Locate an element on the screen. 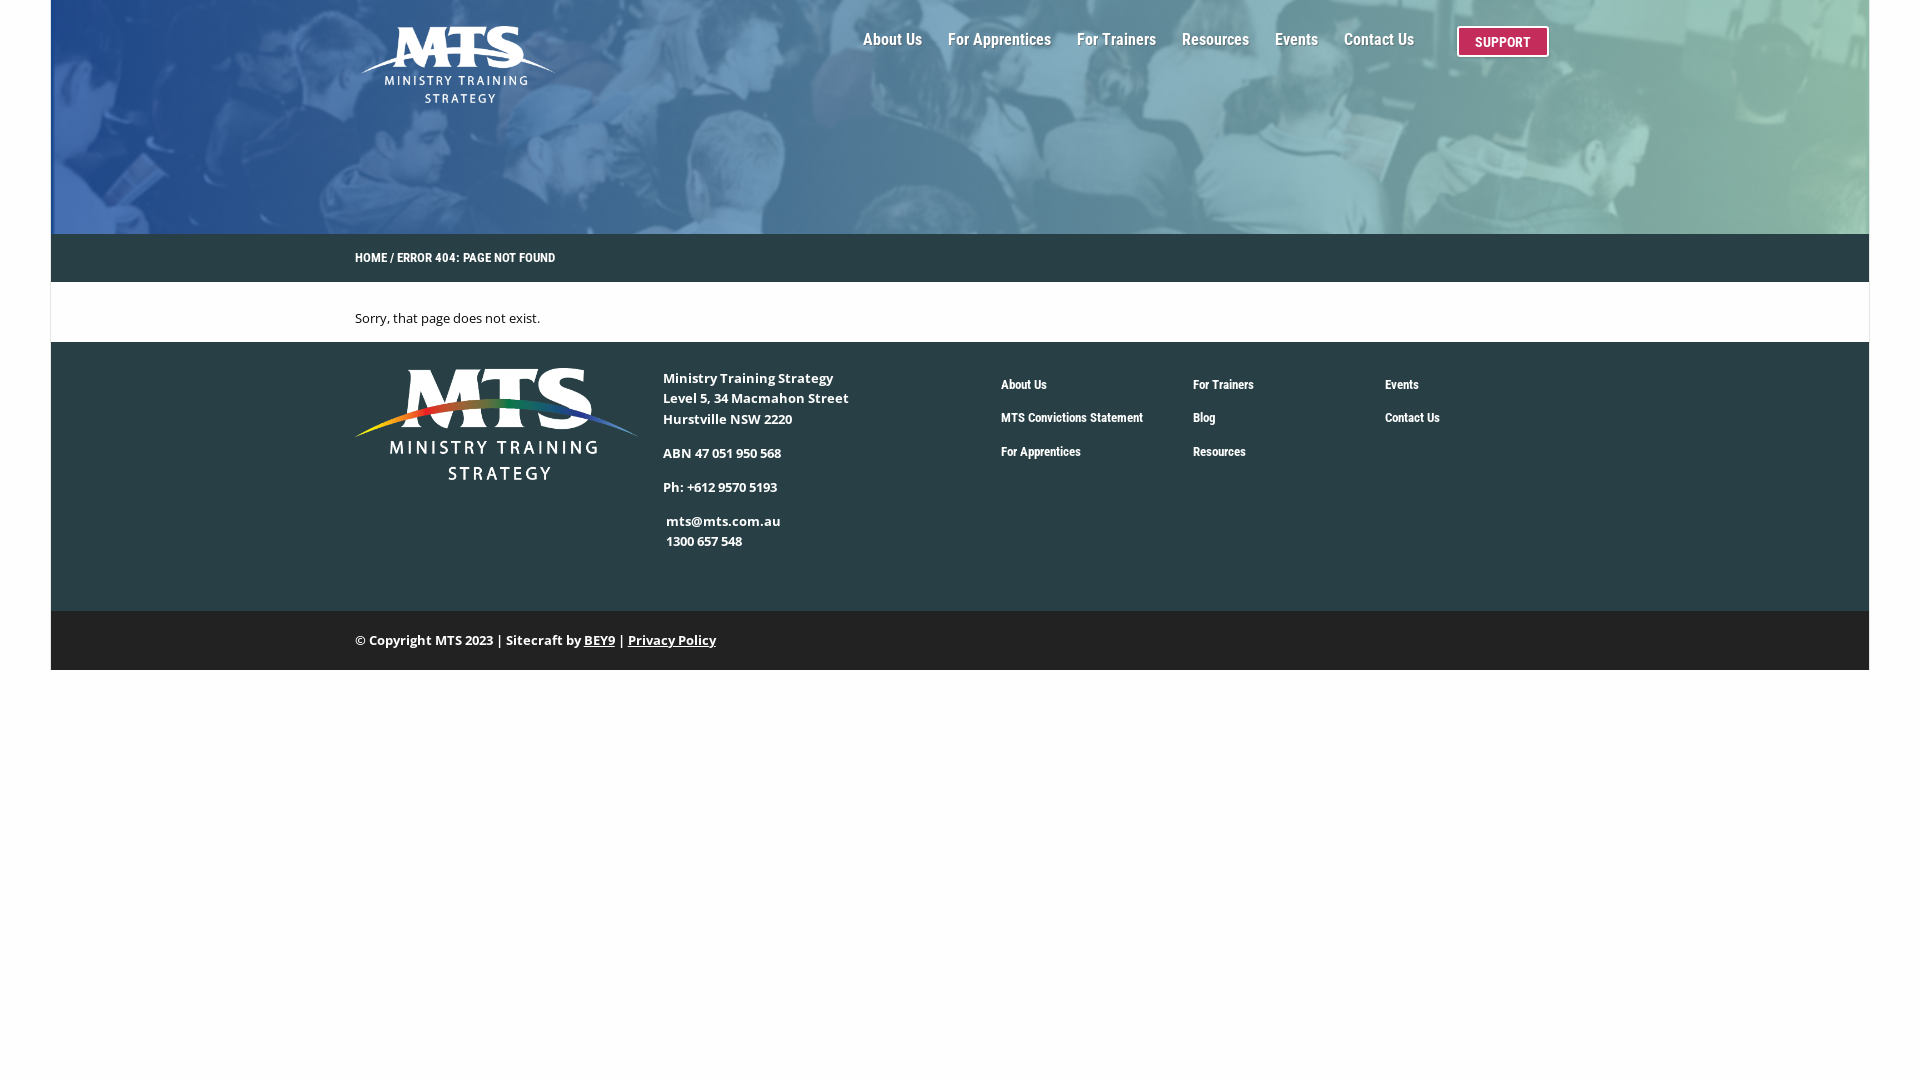 This screenshot has width=1920, height=1080. 'For Apprentices' is located at coordinates (1040, 452).